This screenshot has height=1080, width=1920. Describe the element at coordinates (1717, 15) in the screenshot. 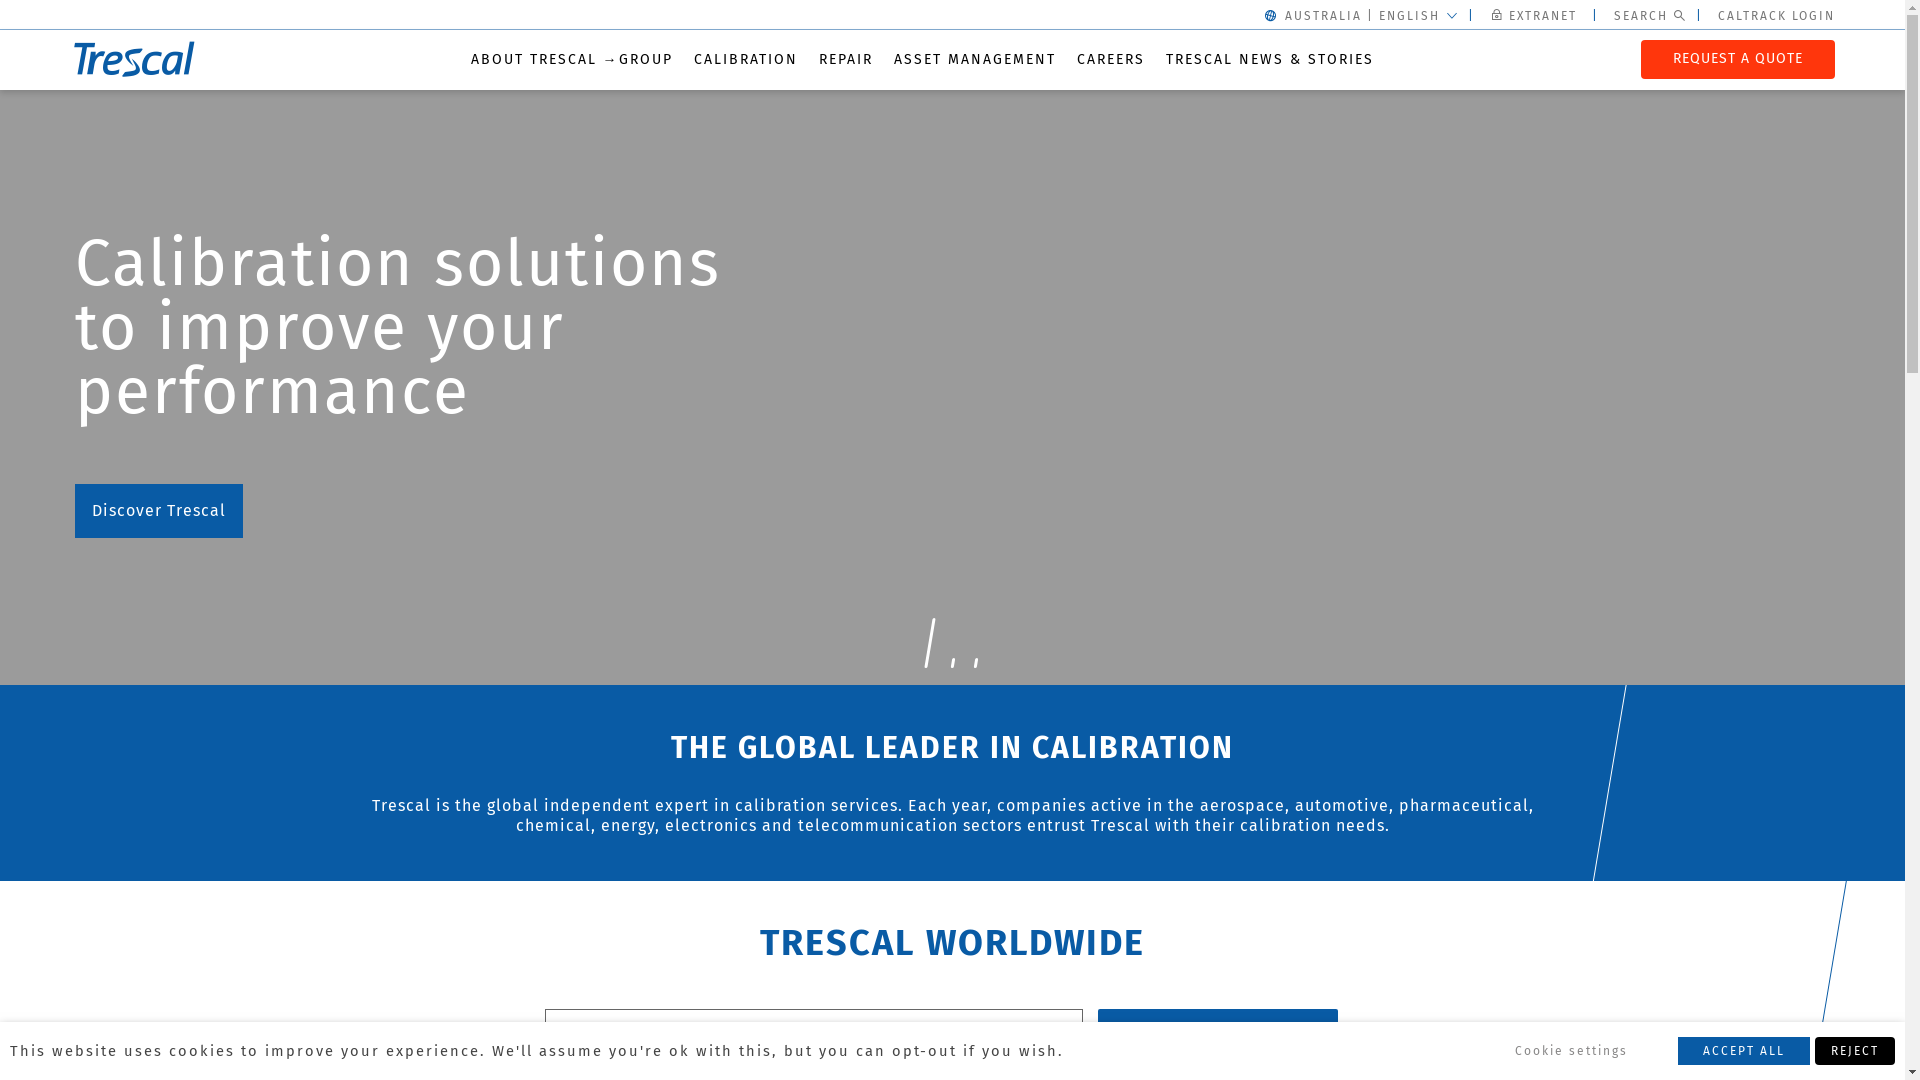

I see `'CALTRACK LOGIN'` at that location.